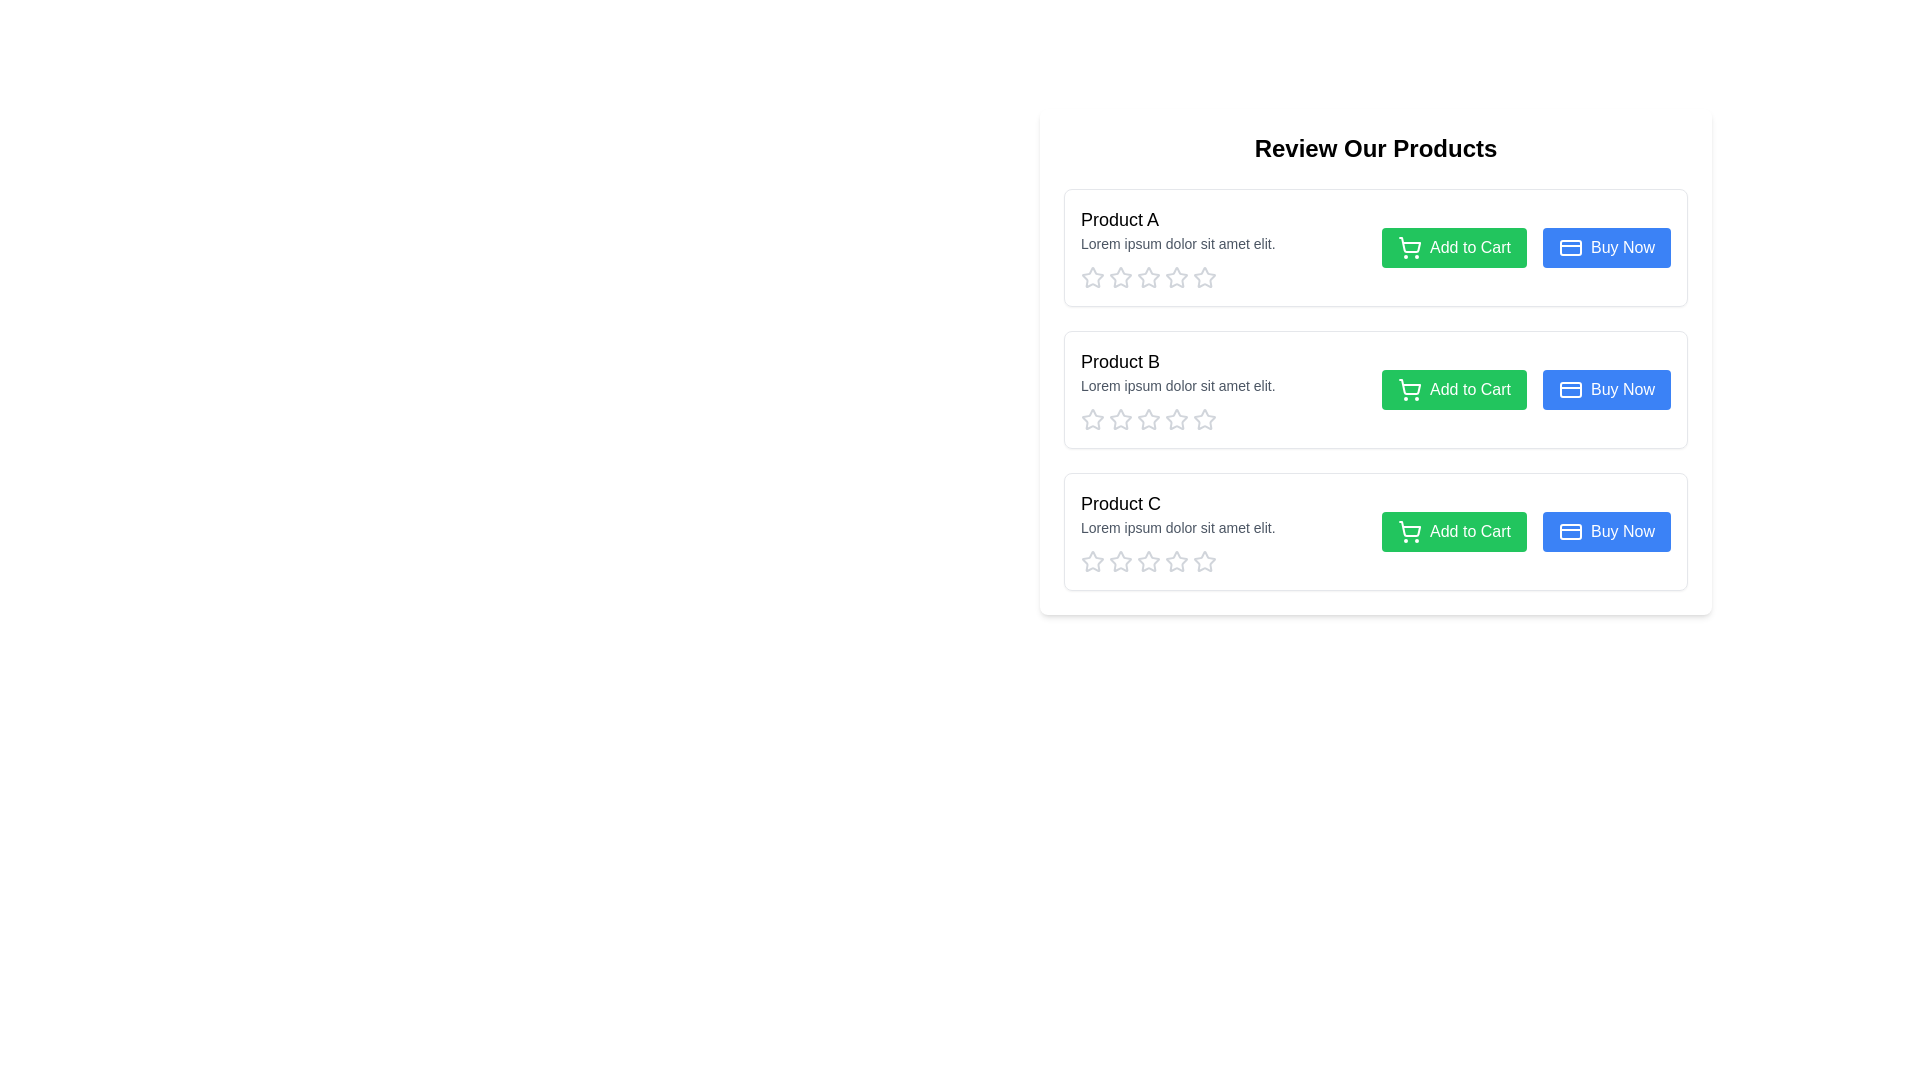 This screenshot has width=1920, height=1080. Describe the element at coordinates (1568, 246) in the screenshot. I see `the decorative blue icon with rounded edges located to the right of the 'Buy Now' button in the first row of products` at that location.